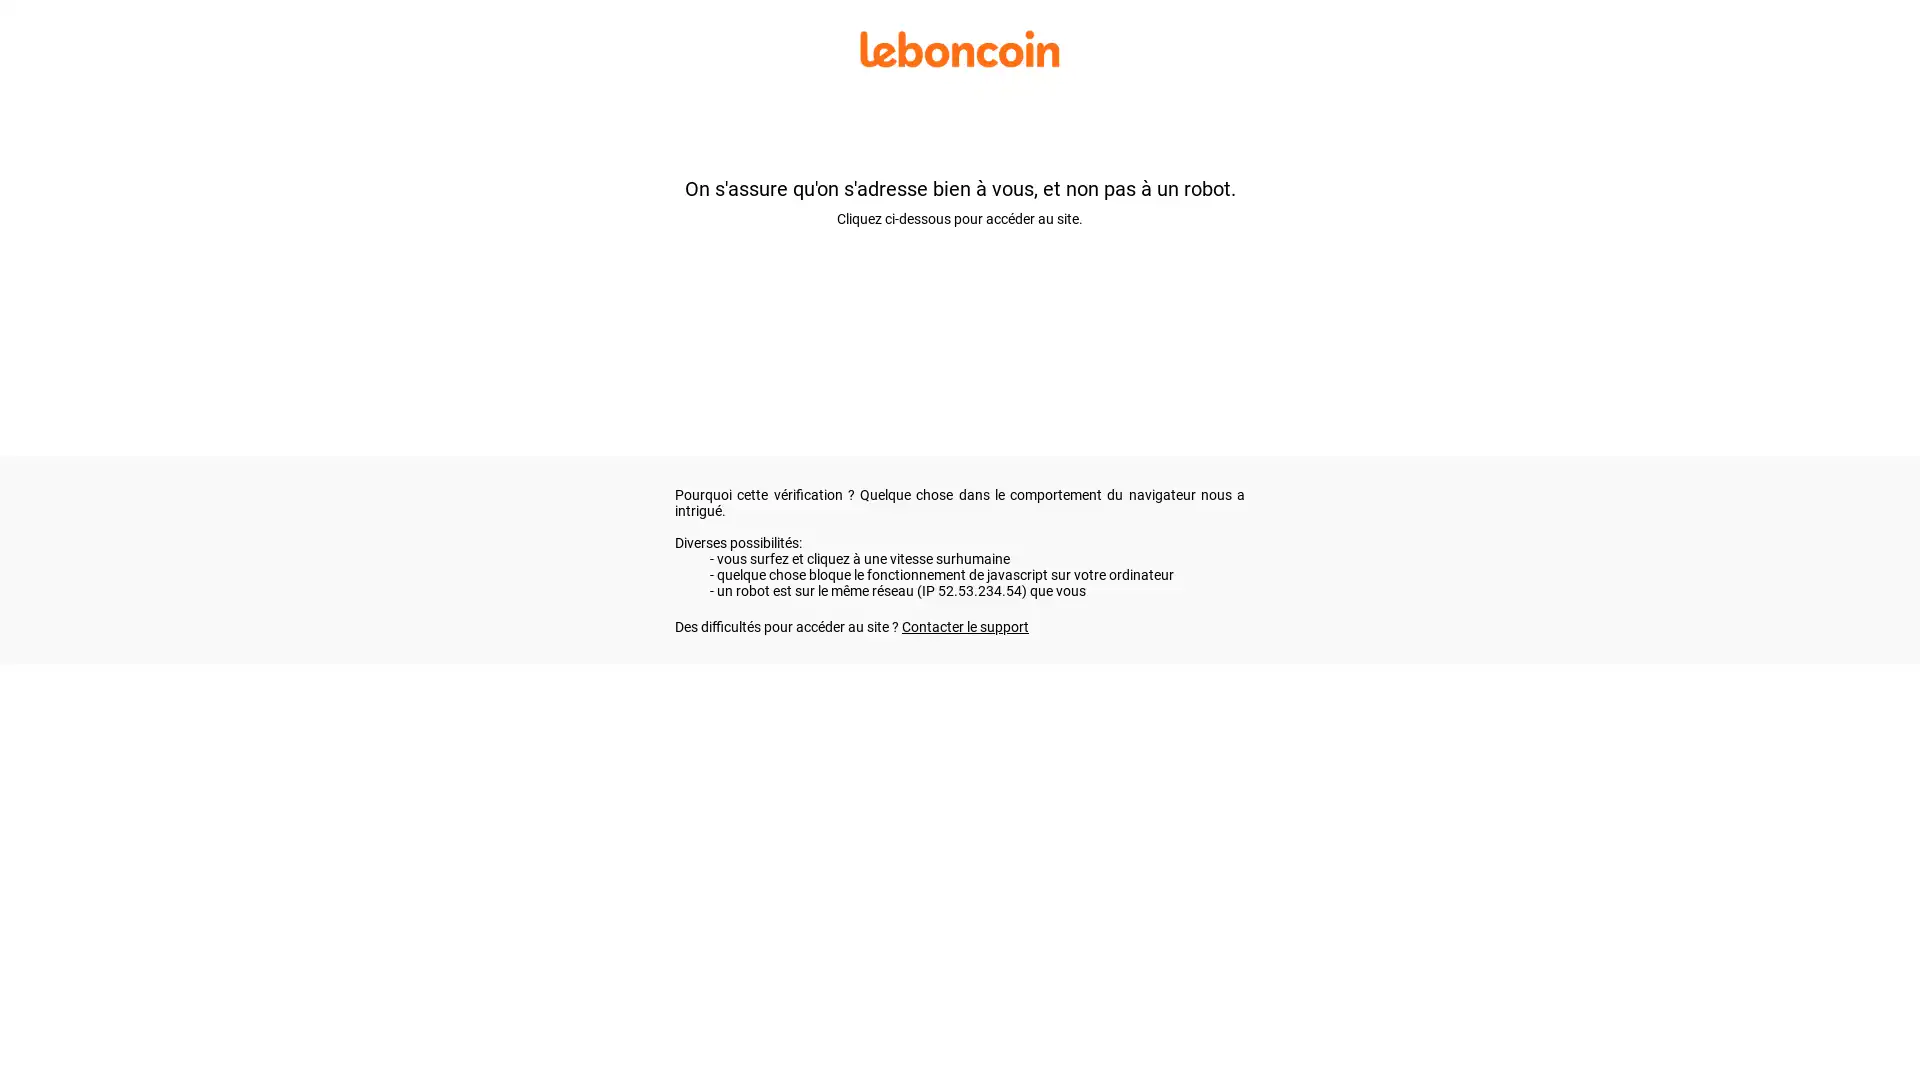  What do you see at coordinates (544, 280) in the screenshot?
I see `Prix` at bounding box center [544, 280].